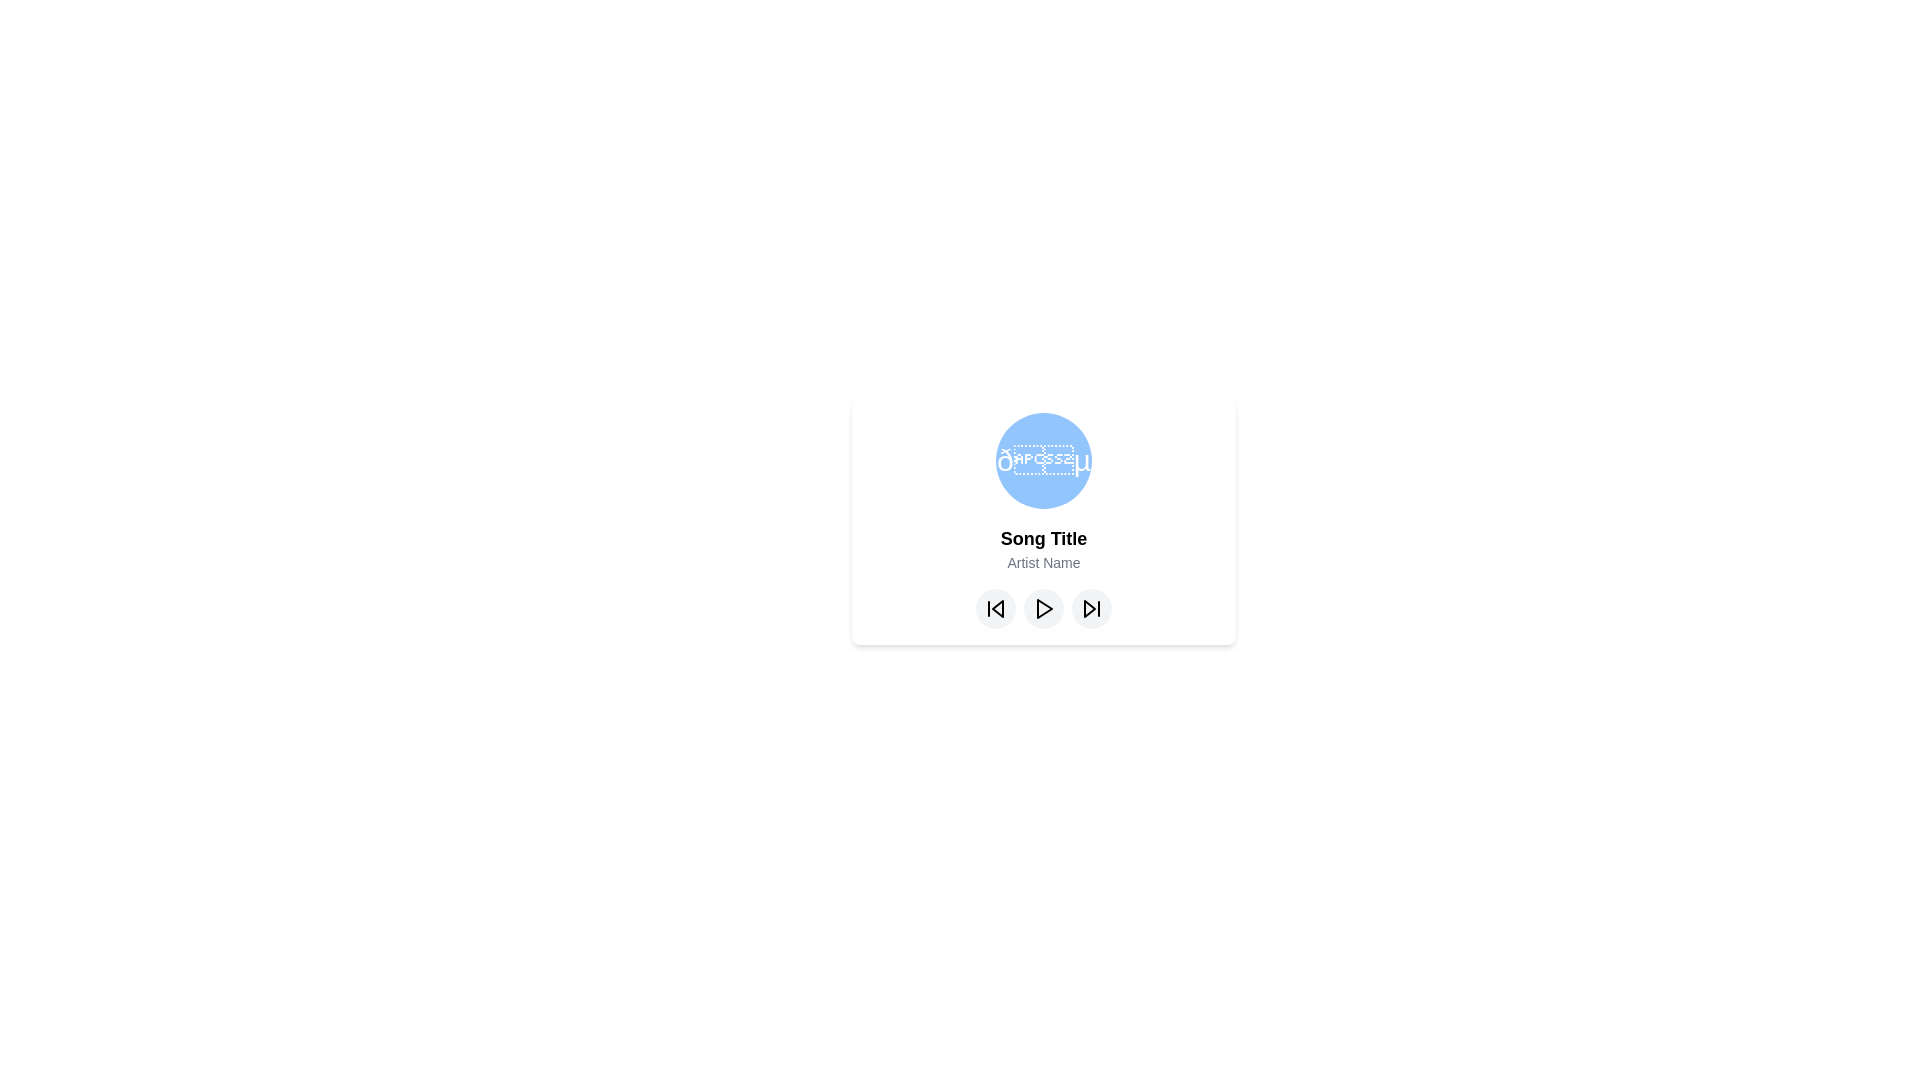 This screenshot has width=1920, height=1080. What do you see at coordinates (1042, 461) in the screenshot?
I see `the decorative icon or avatar that represents a song or artist, which is centrally located above the 'Song Title' and 'Artist Name' within a card-like component` at bounding box center [1042, 461].